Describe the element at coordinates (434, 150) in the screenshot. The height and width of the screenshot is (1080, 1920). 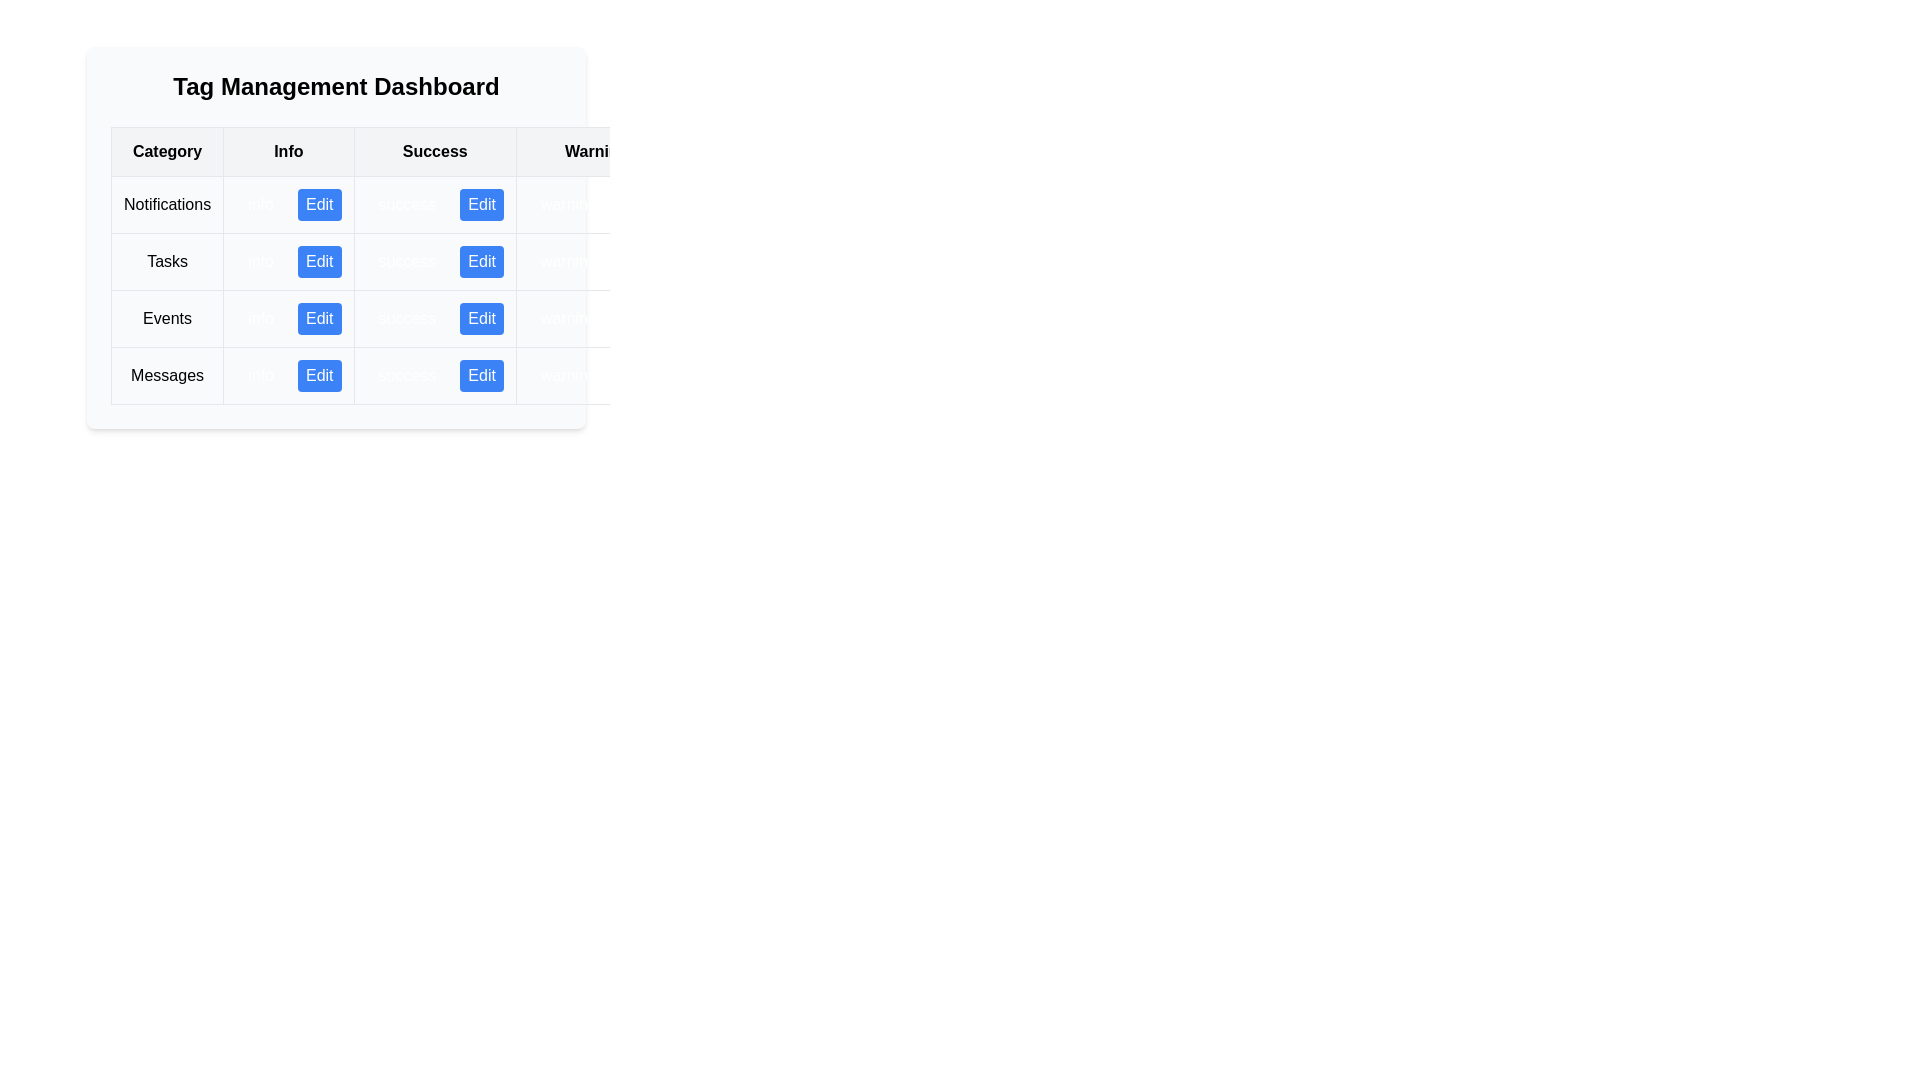
I see `the Table Header Cell labeled 'Success', which is the third column header in a five-column table, positioned at the top section of the interface` at that location.